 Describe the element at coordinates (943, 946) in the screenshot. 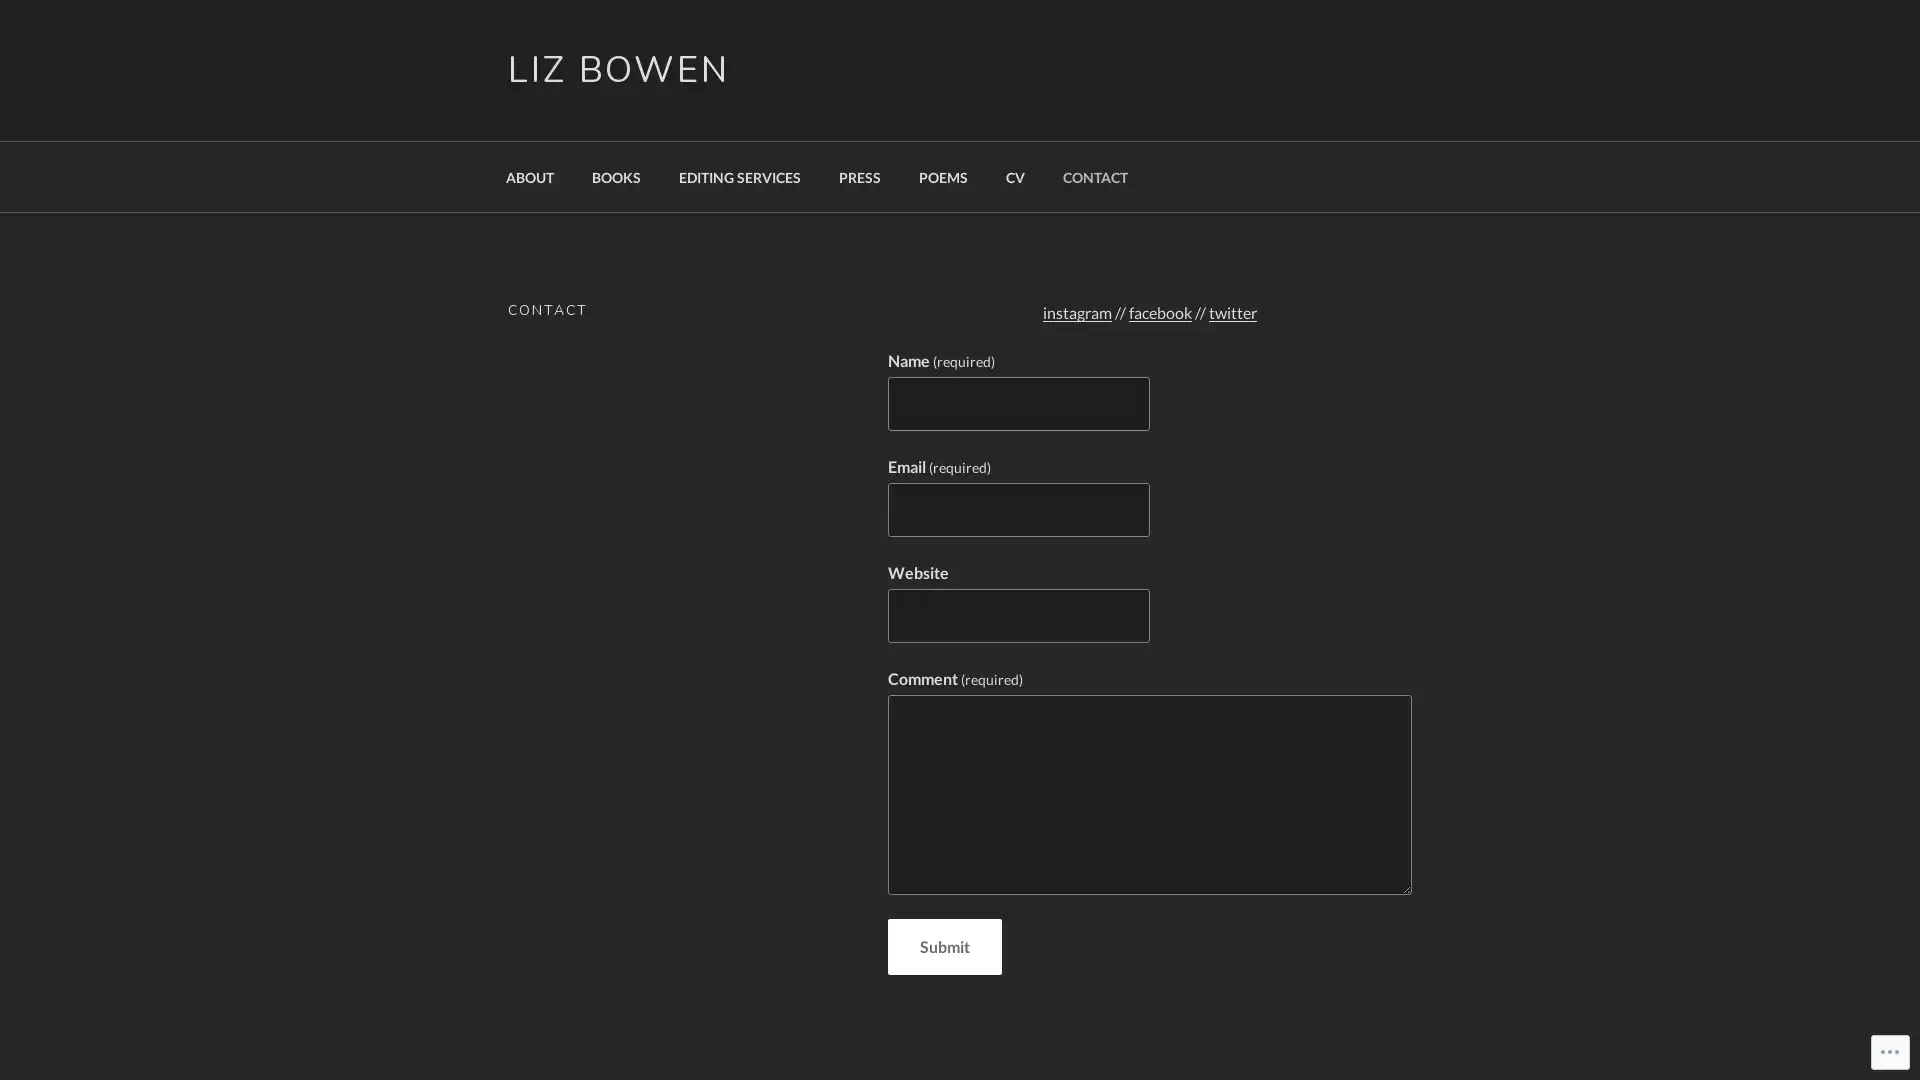

I see `Submit` at that location.